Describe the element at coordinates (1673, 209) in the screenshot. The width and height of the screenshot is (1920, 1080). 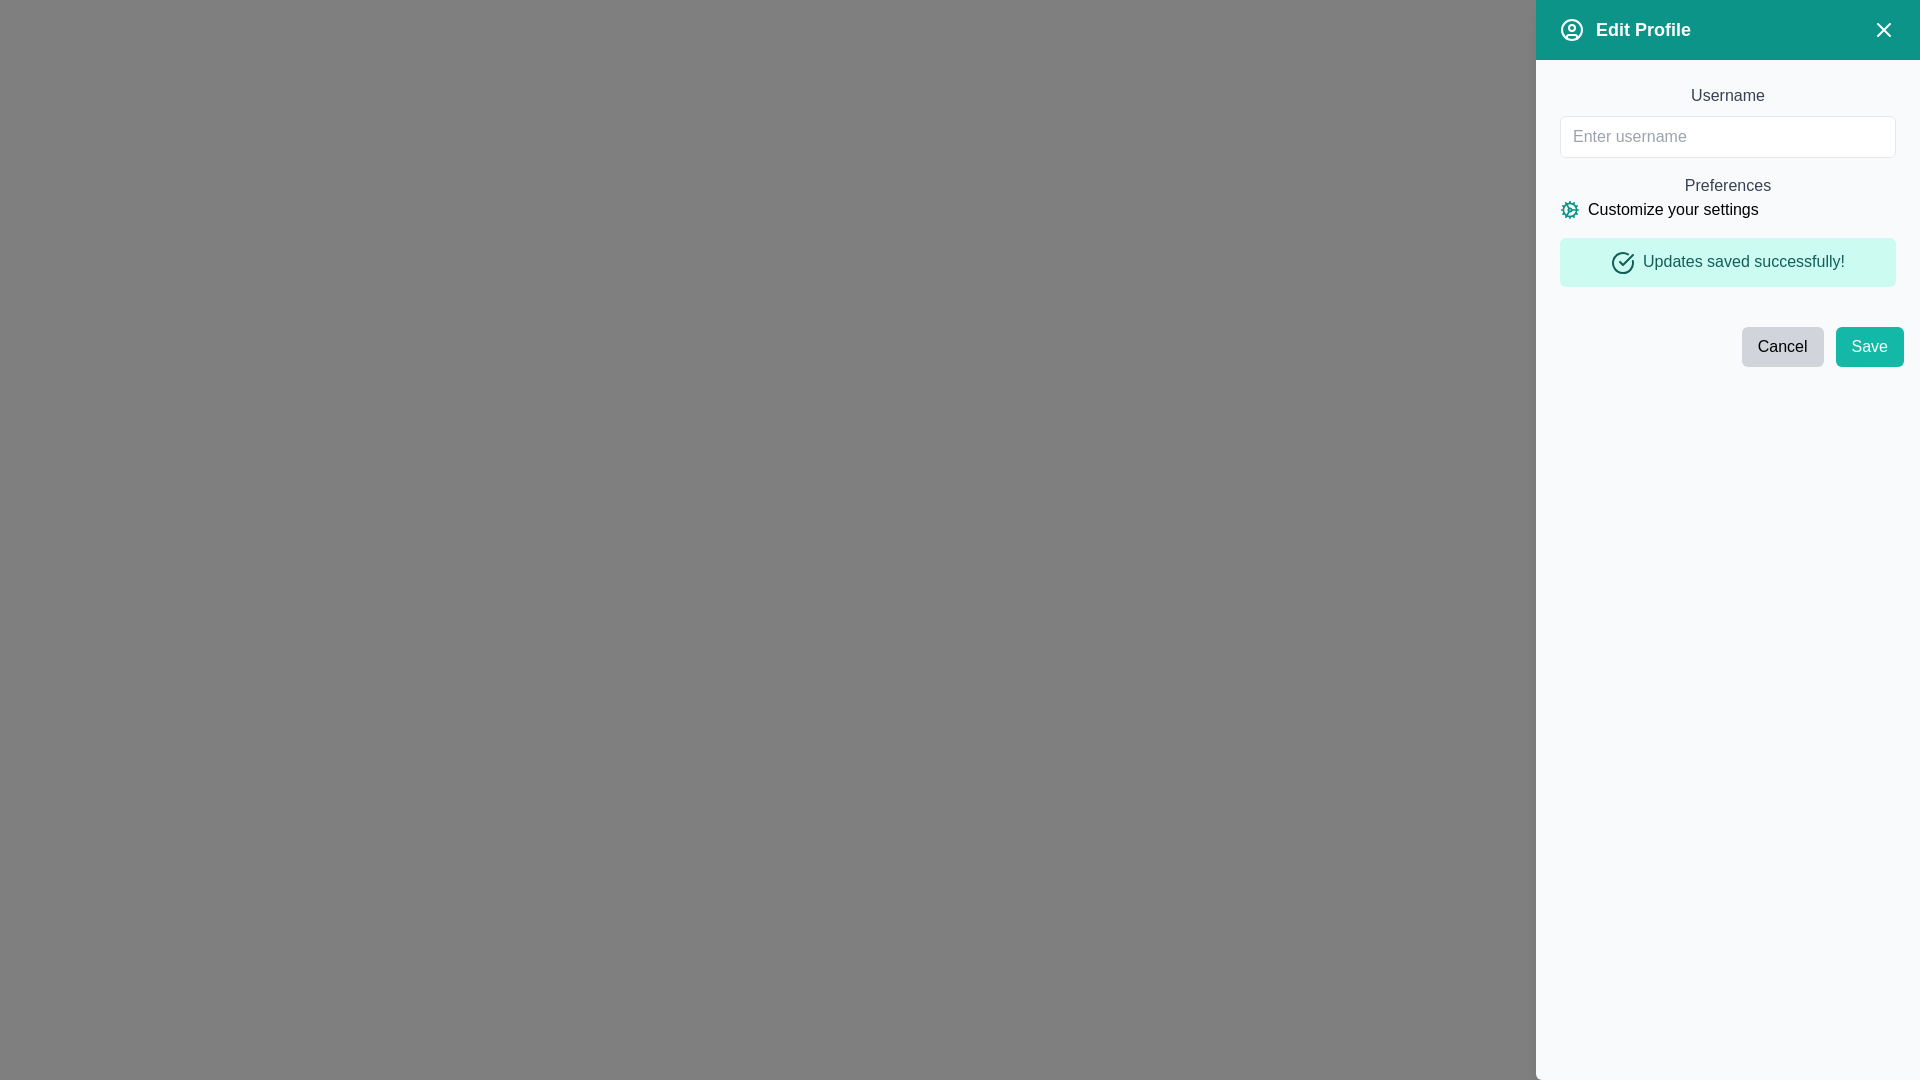
I see `the text label reading 'Customize your settings' located in the 'Preferences' section next to the cogwheel icon in the 'Edit Profile' modal` at that location.